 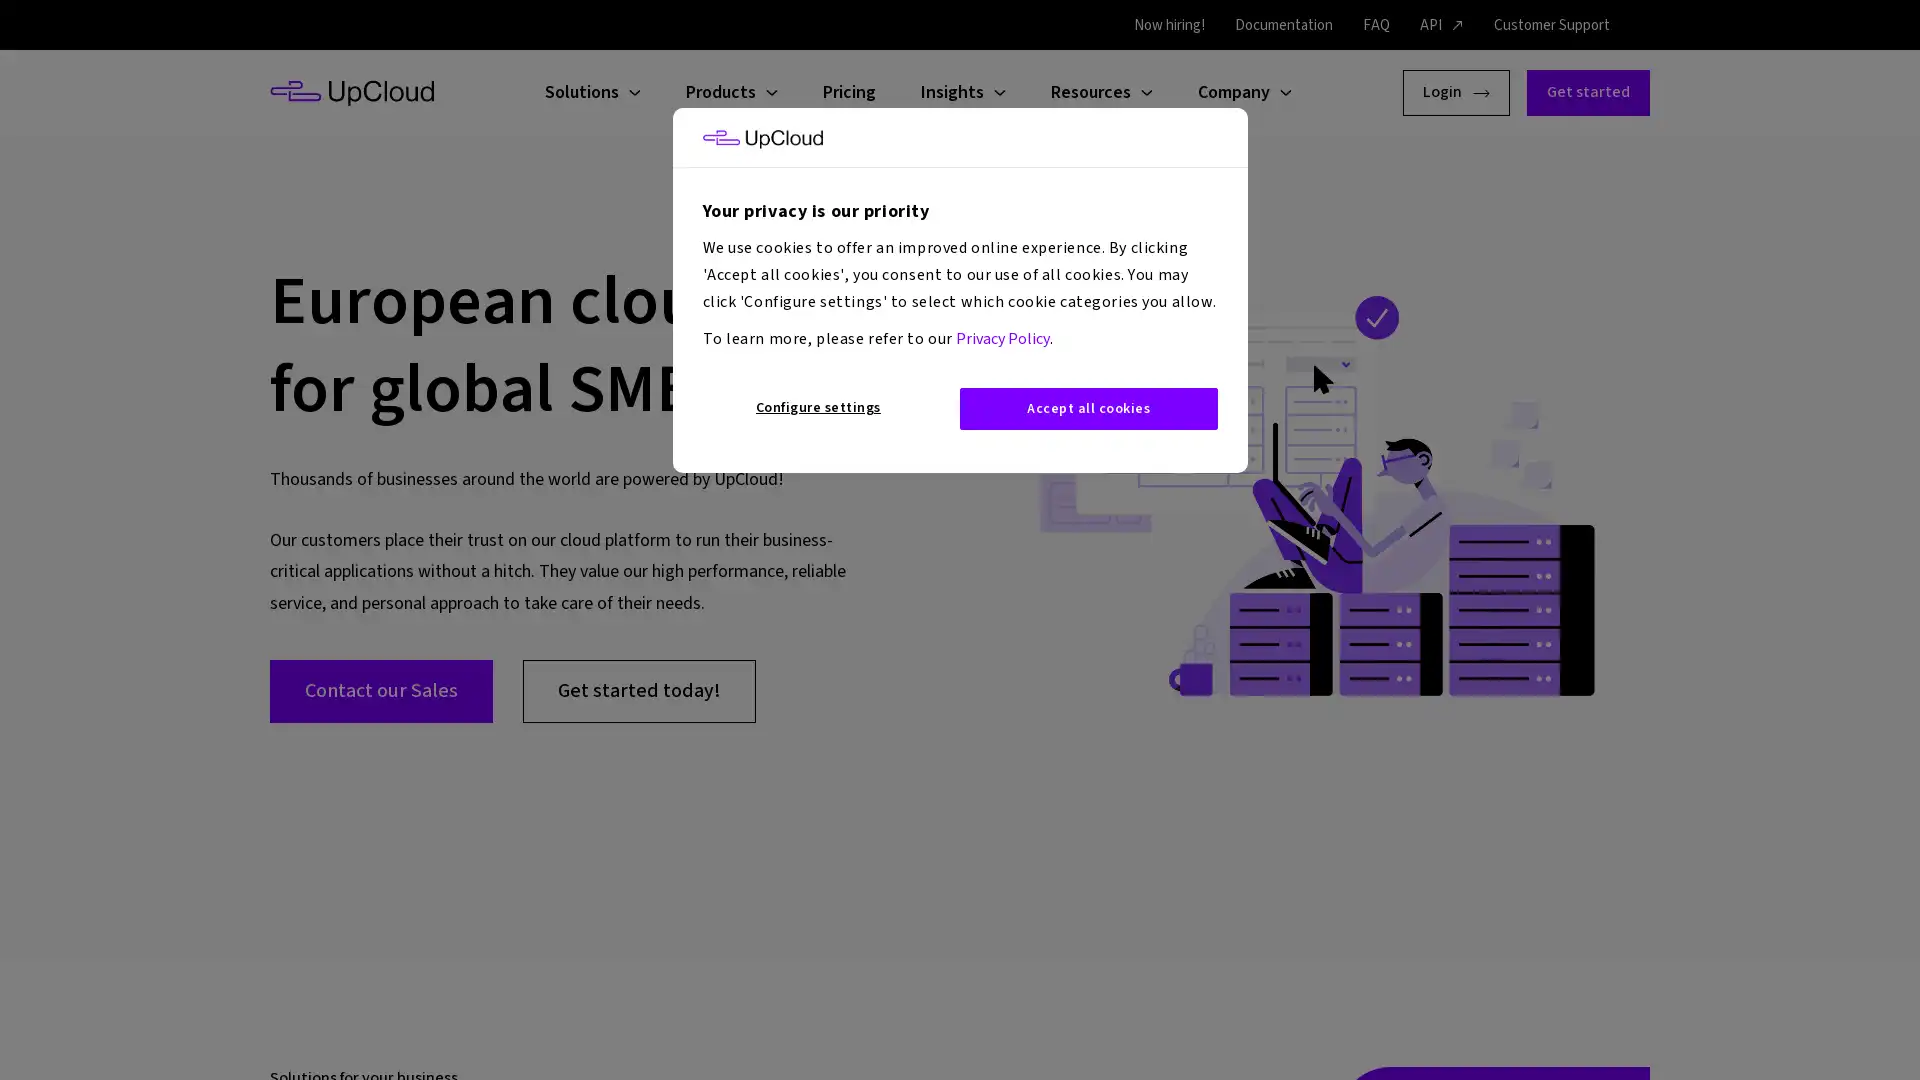 What do you see at coordinates (1147, 92) in the screenshot?
I see `Open child menu for Resources` at bounding box center [1147, 92].